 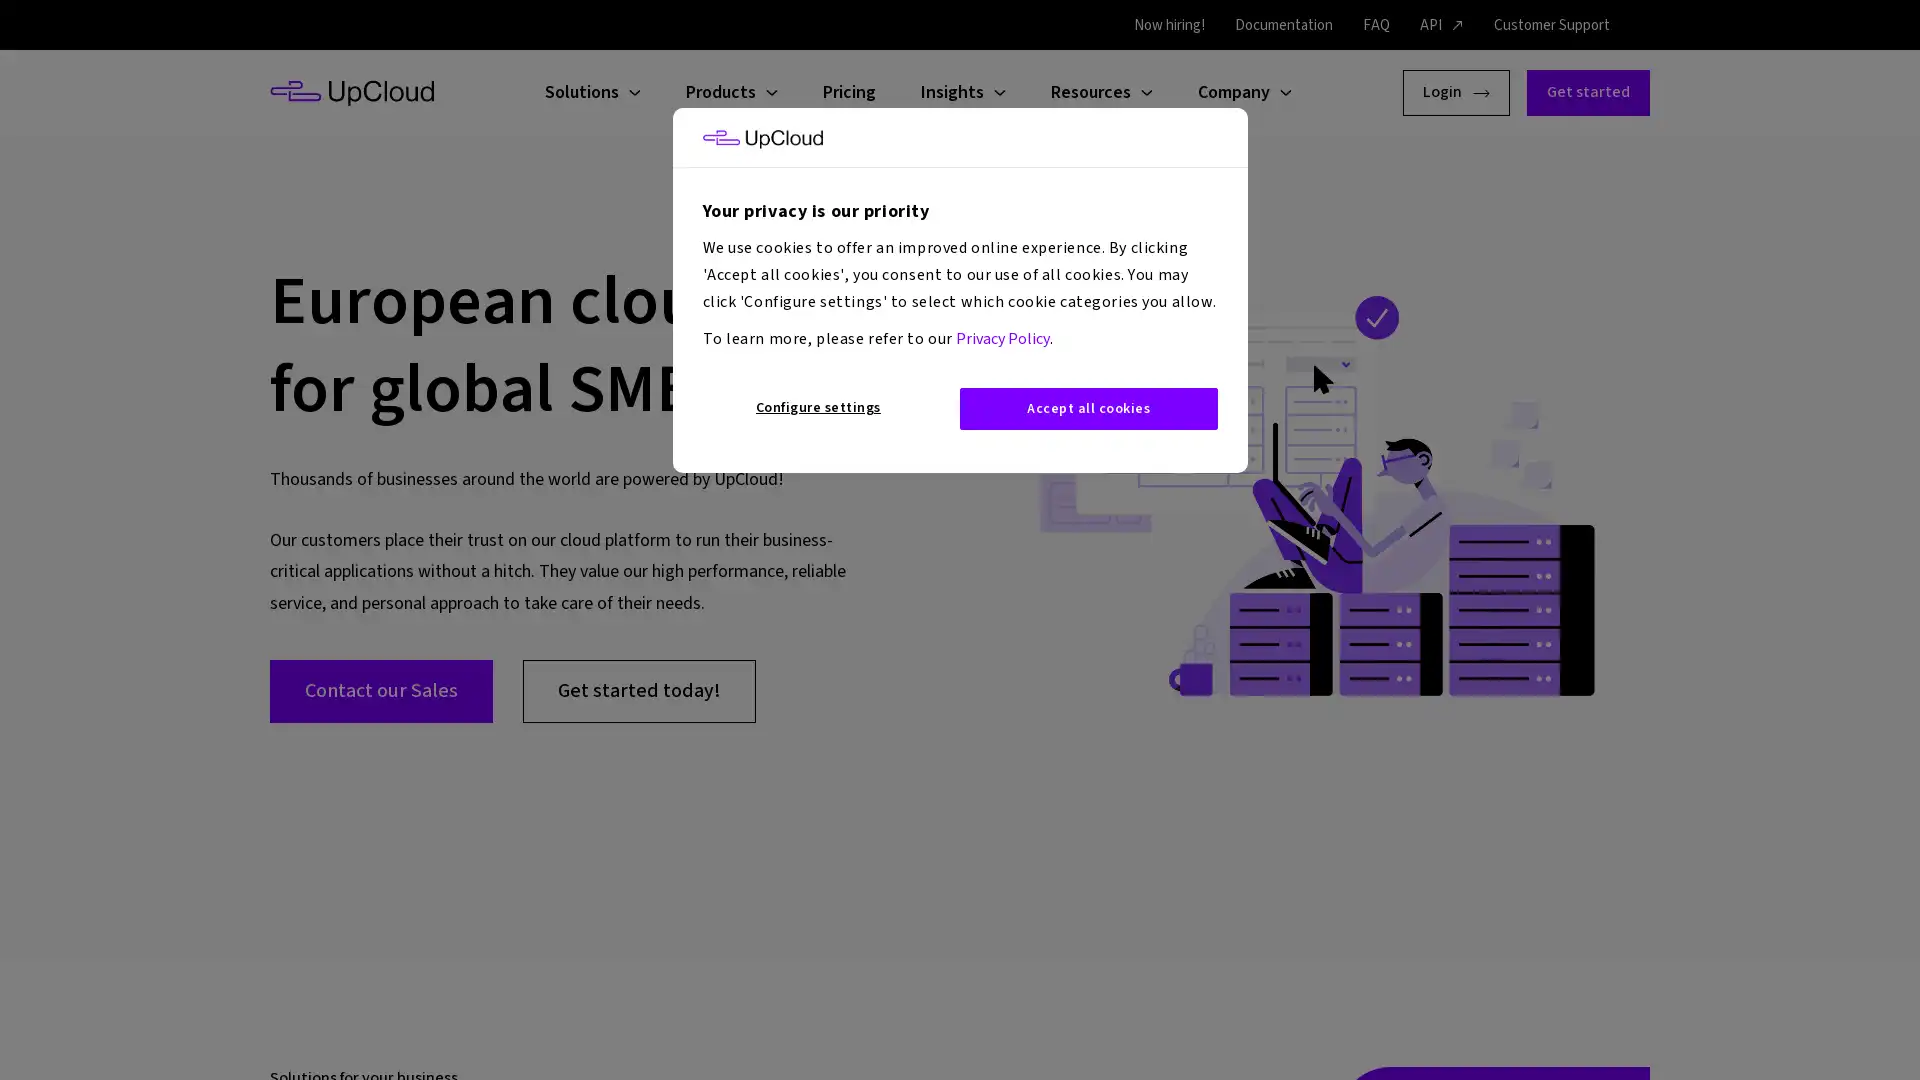 What do you see at coordinates (1147, 92) in the screenshot?
I see `Open child menu for Resources` at bounding box center [1147, 92].